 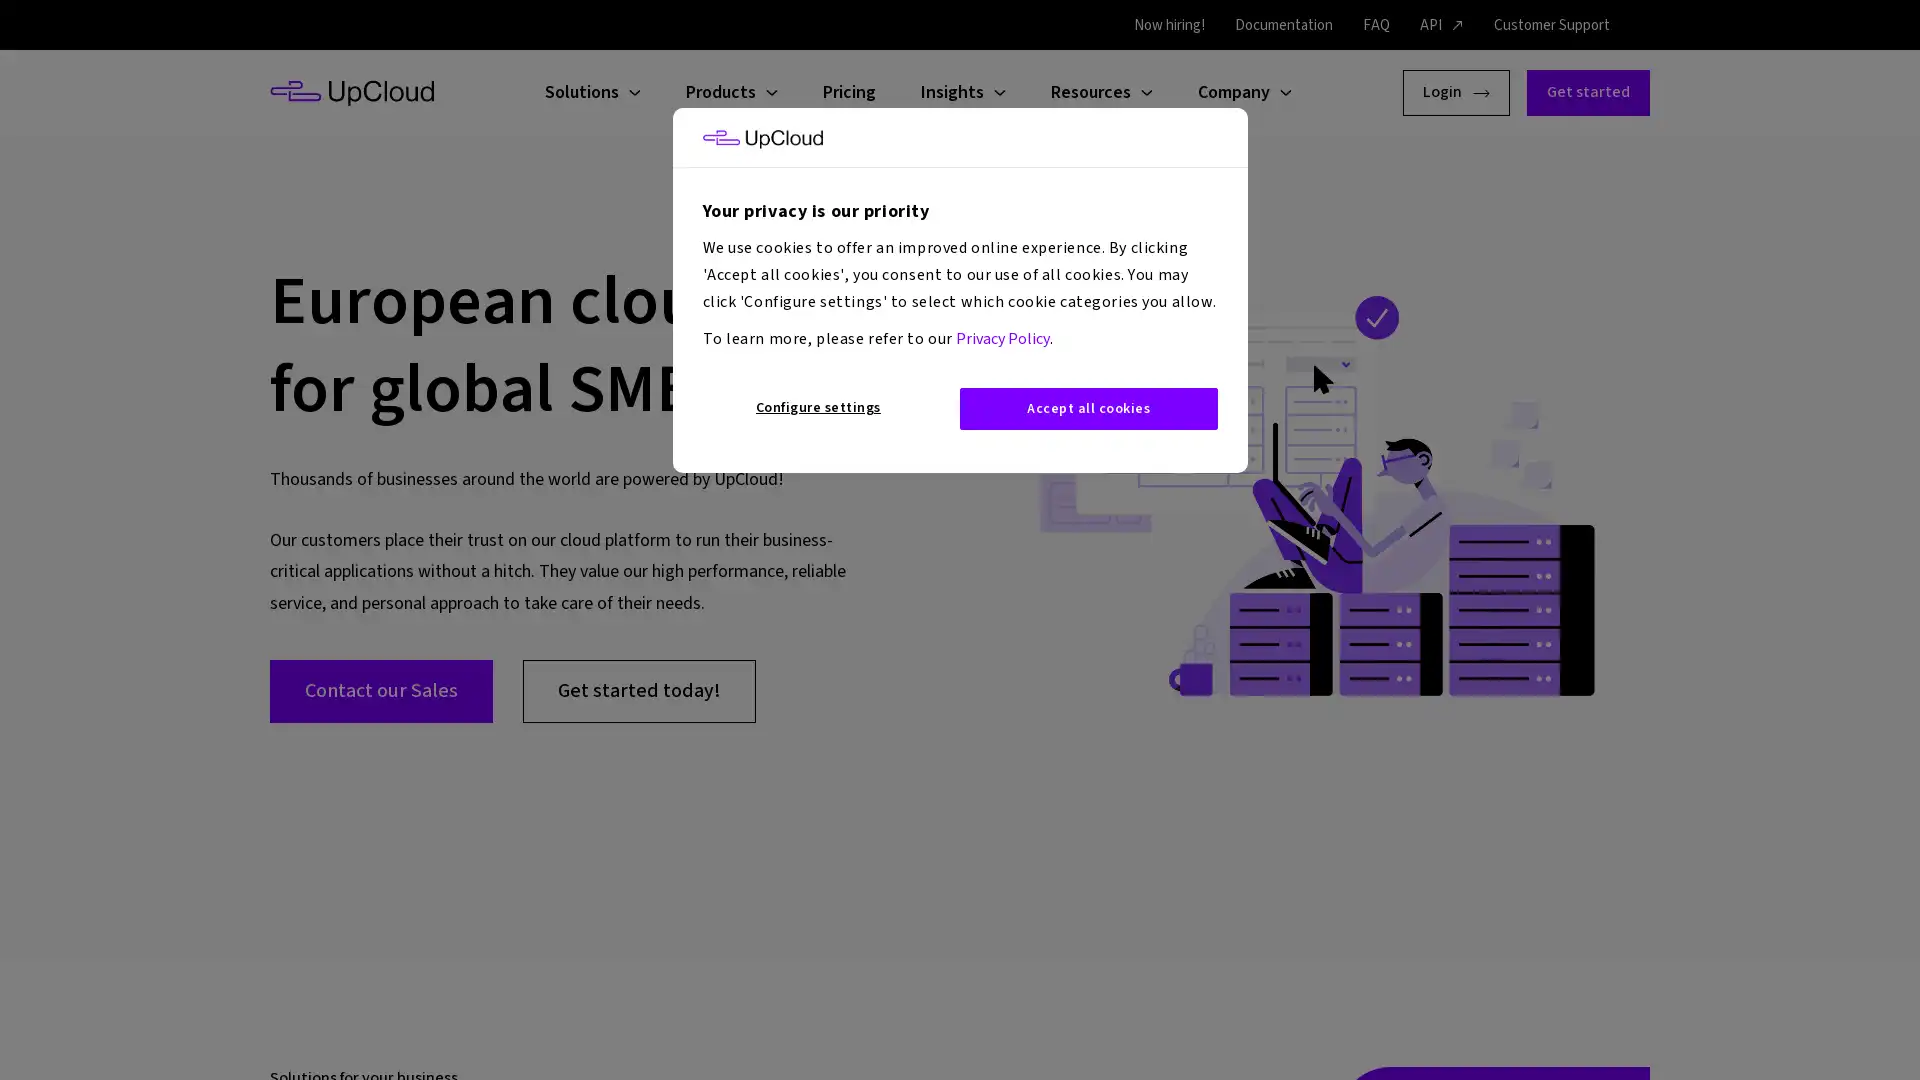 What do you see at coordinates (1147, 92) in the screenshot?
I see `Open child menu for Resources` at bounding box center [1147, 92].